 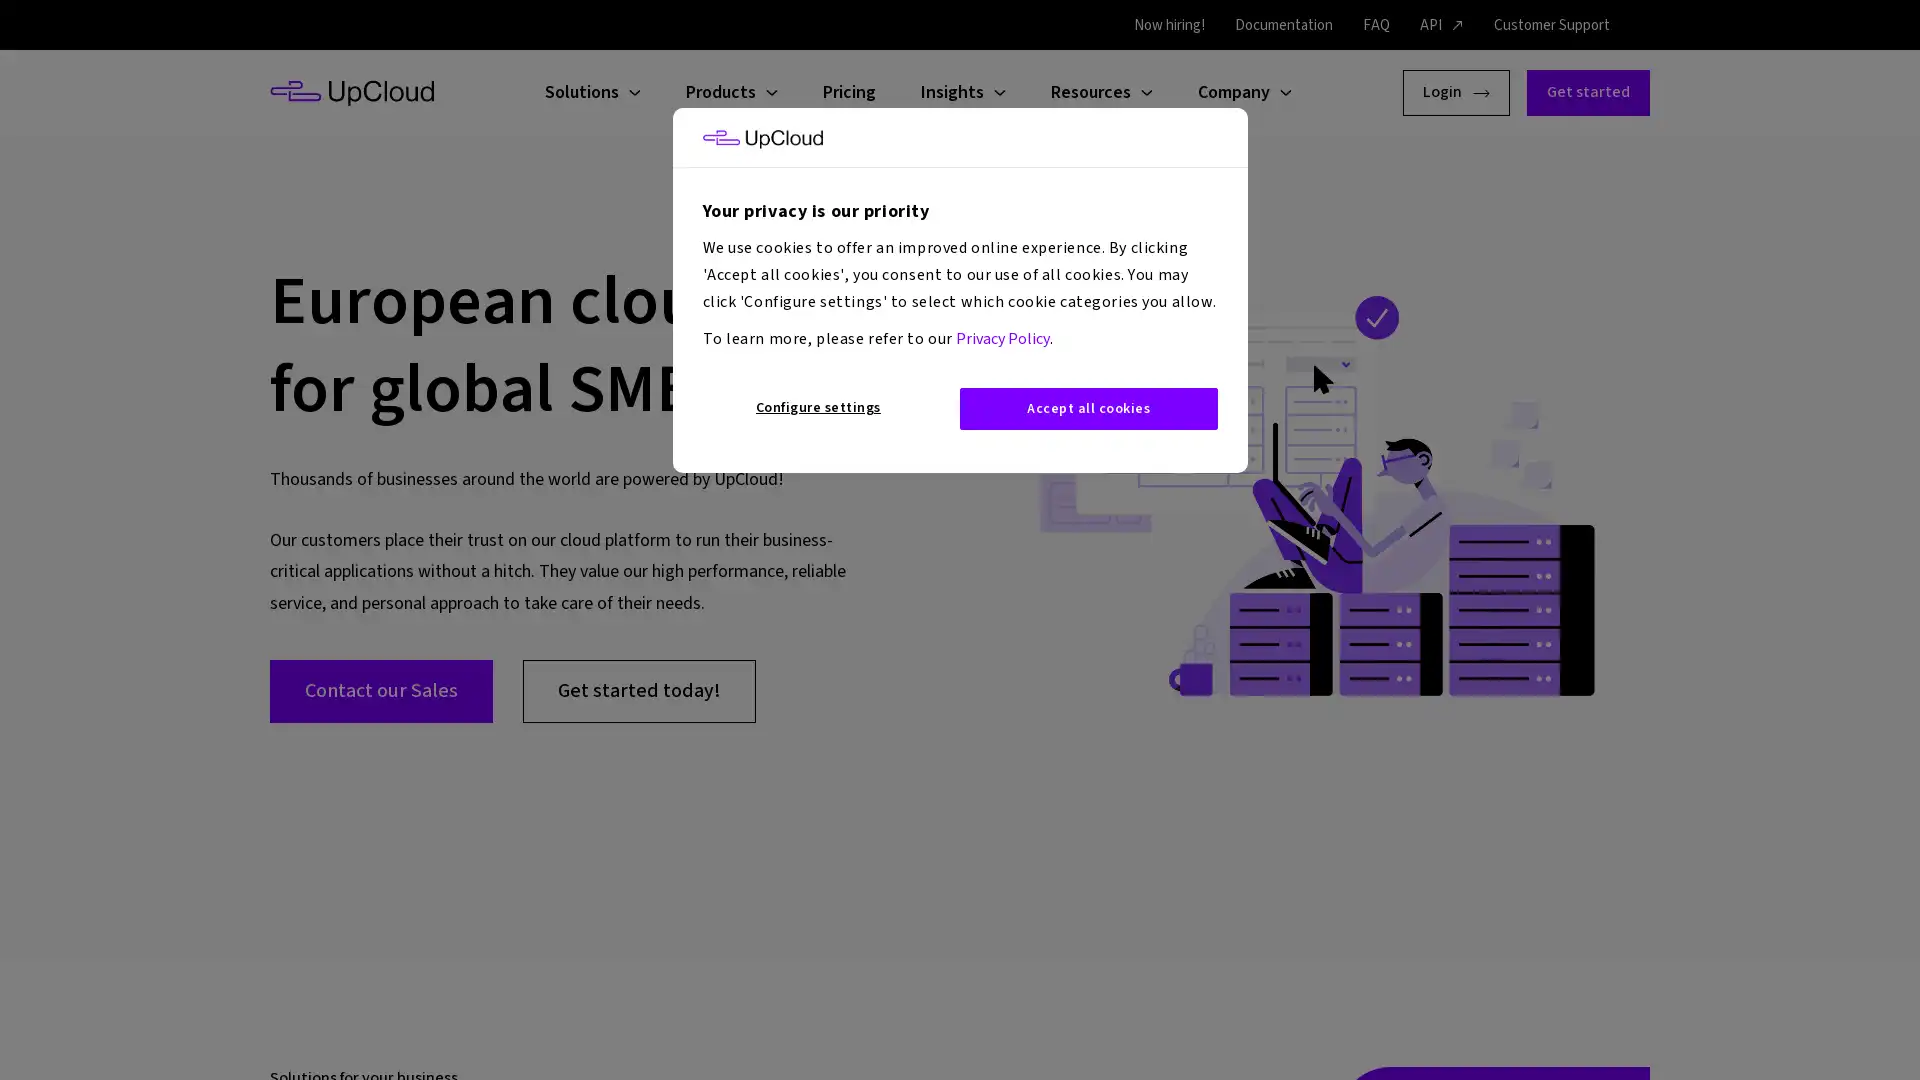 What do you see at coordinates (1147, 92) in the screenshot?
I see `Open child menu for Resources` at bounding box center [1147, 92].